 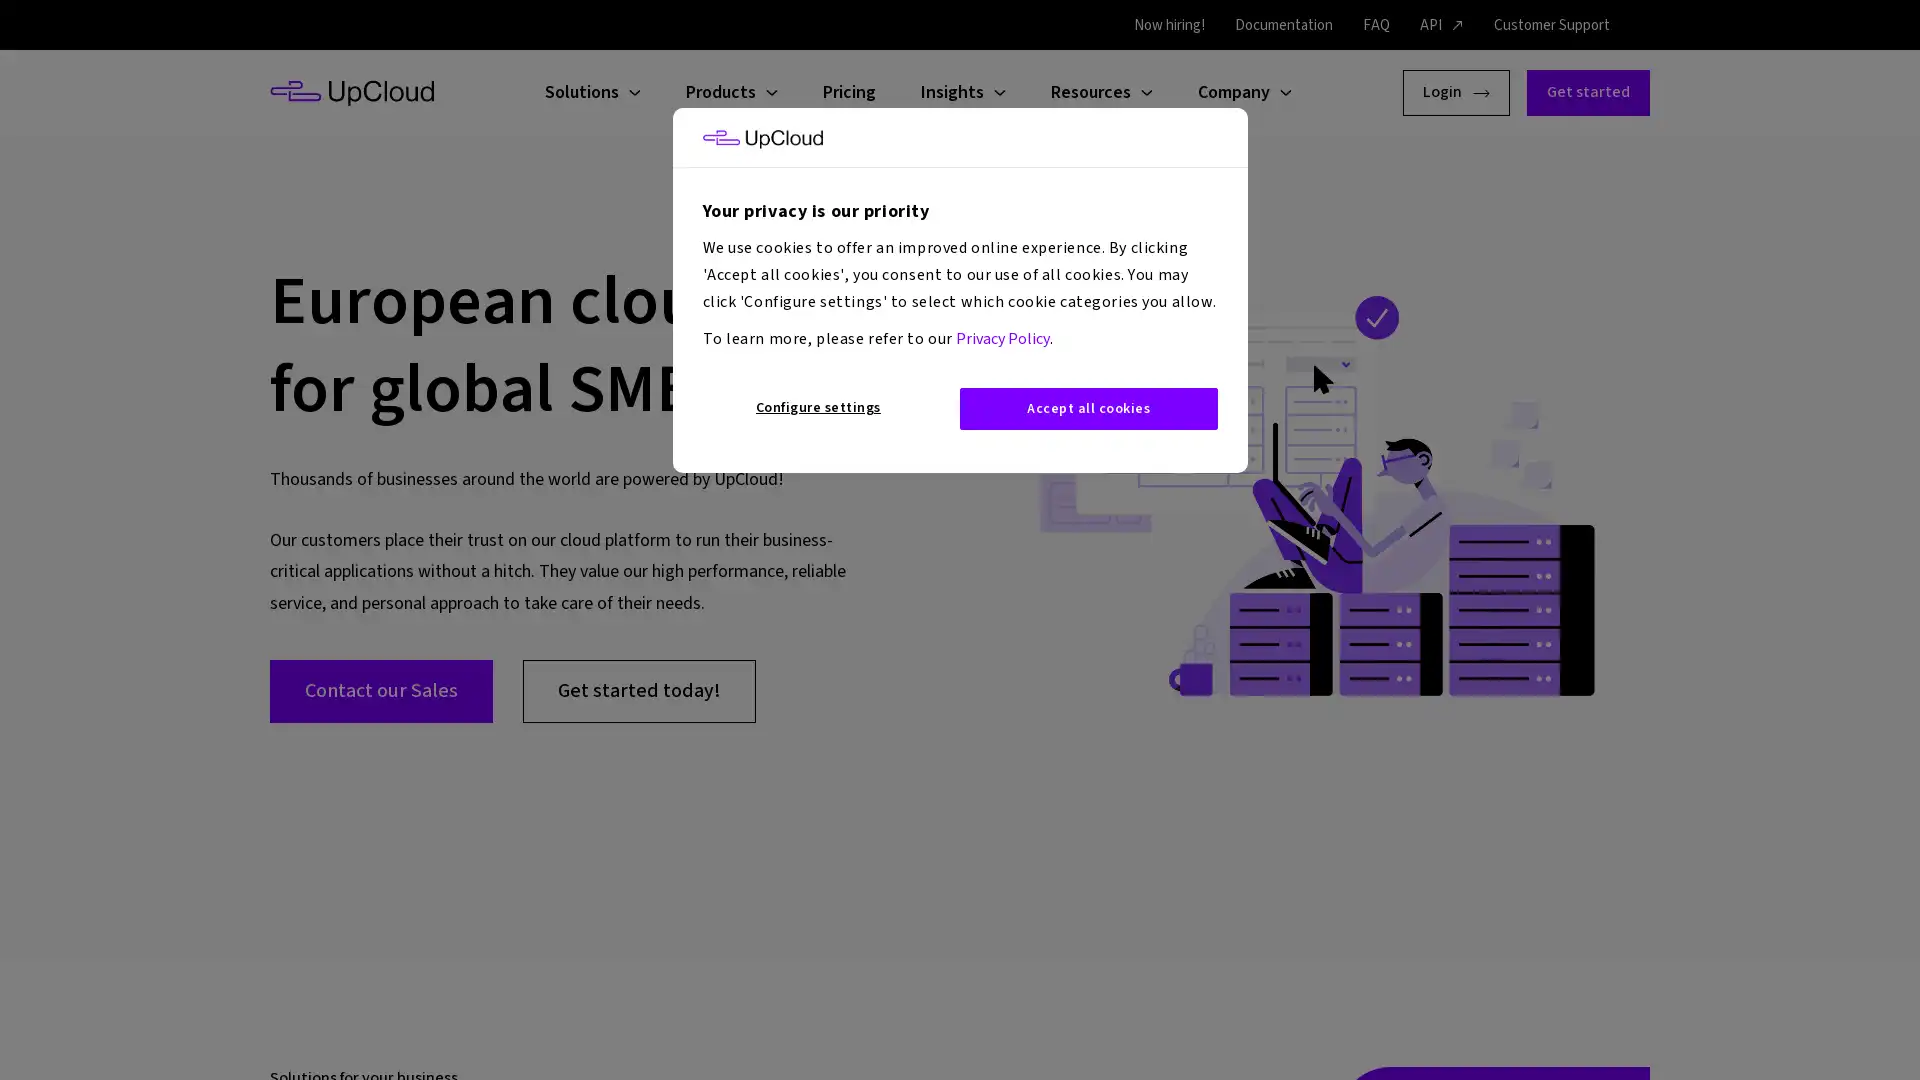 What do you see at coordinates (1147, 92) in the screenshot?
I see `Open child menu for Resources` at bounding box center [1147, 92].